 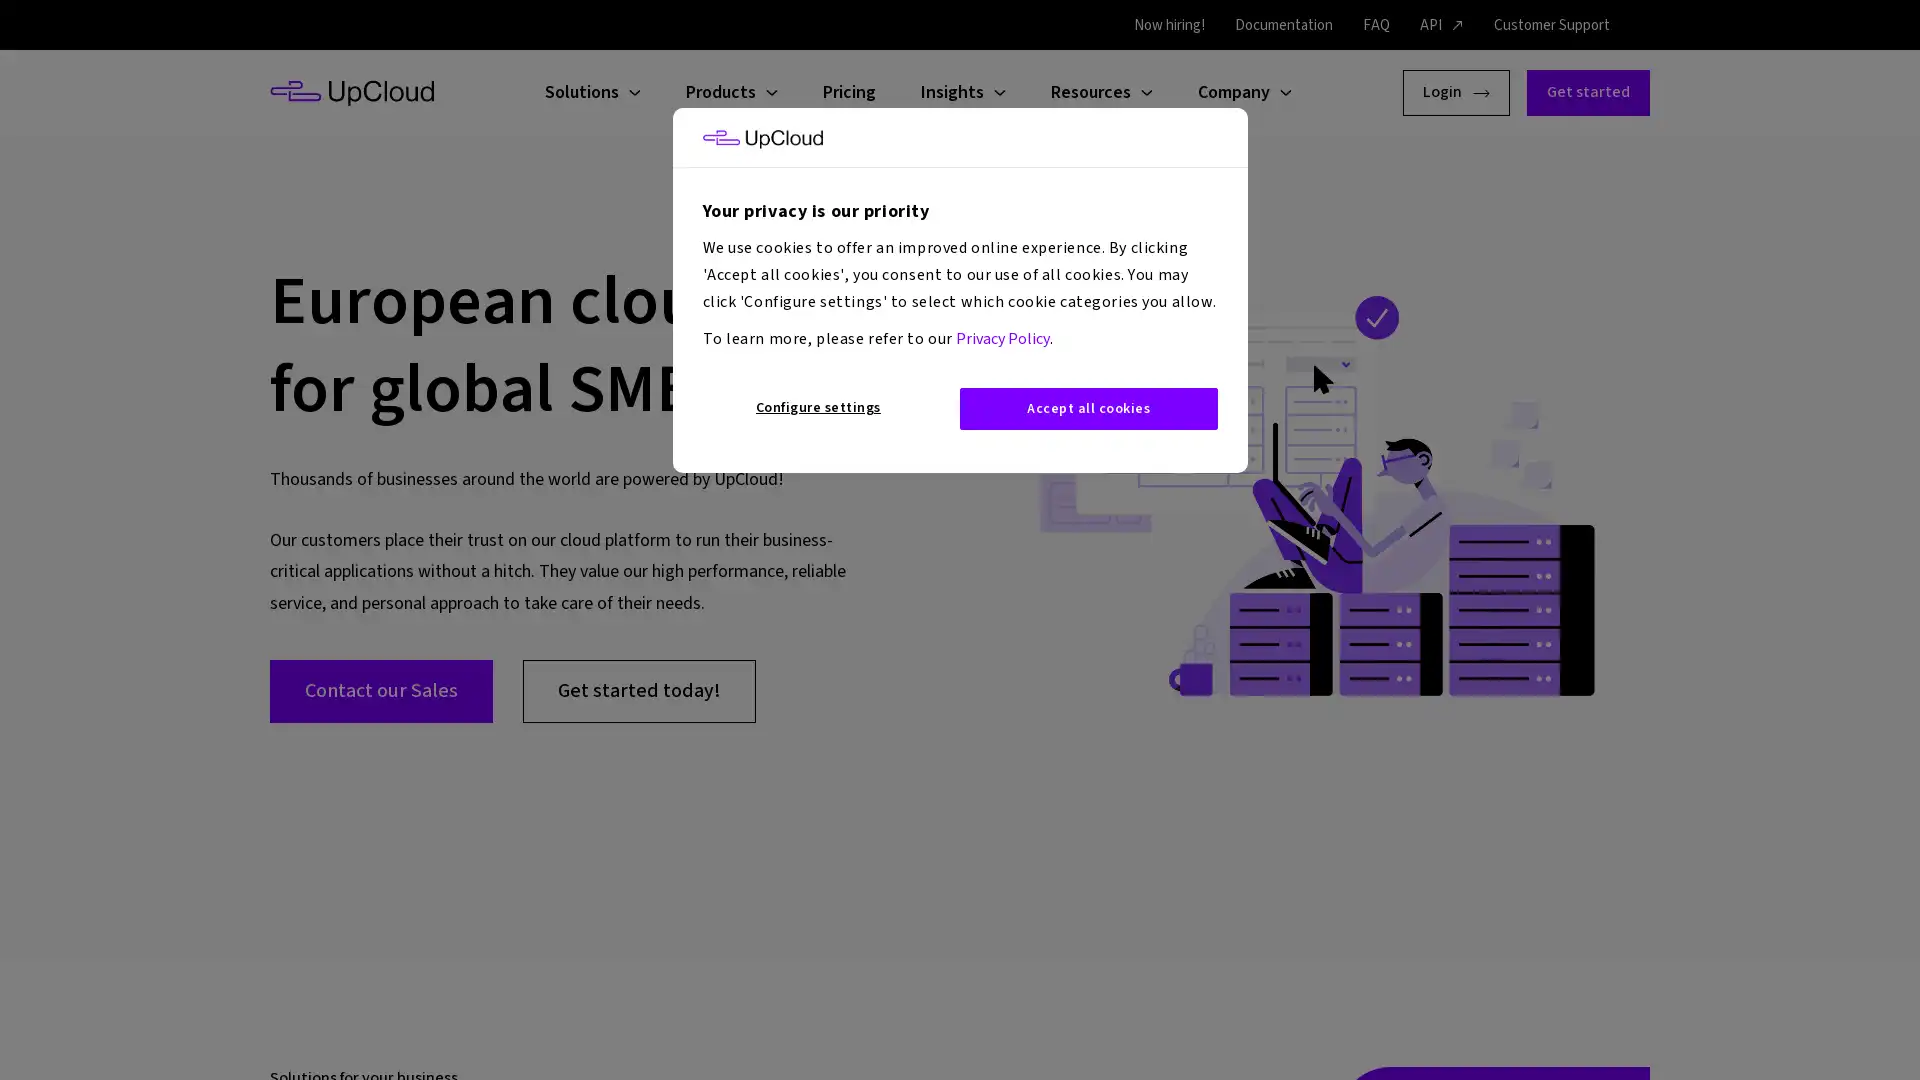 What do you see at coordinates (1147, 92) in the screenshot?
I see `Open child menu for Resources` at bounding box center [1147, 92].